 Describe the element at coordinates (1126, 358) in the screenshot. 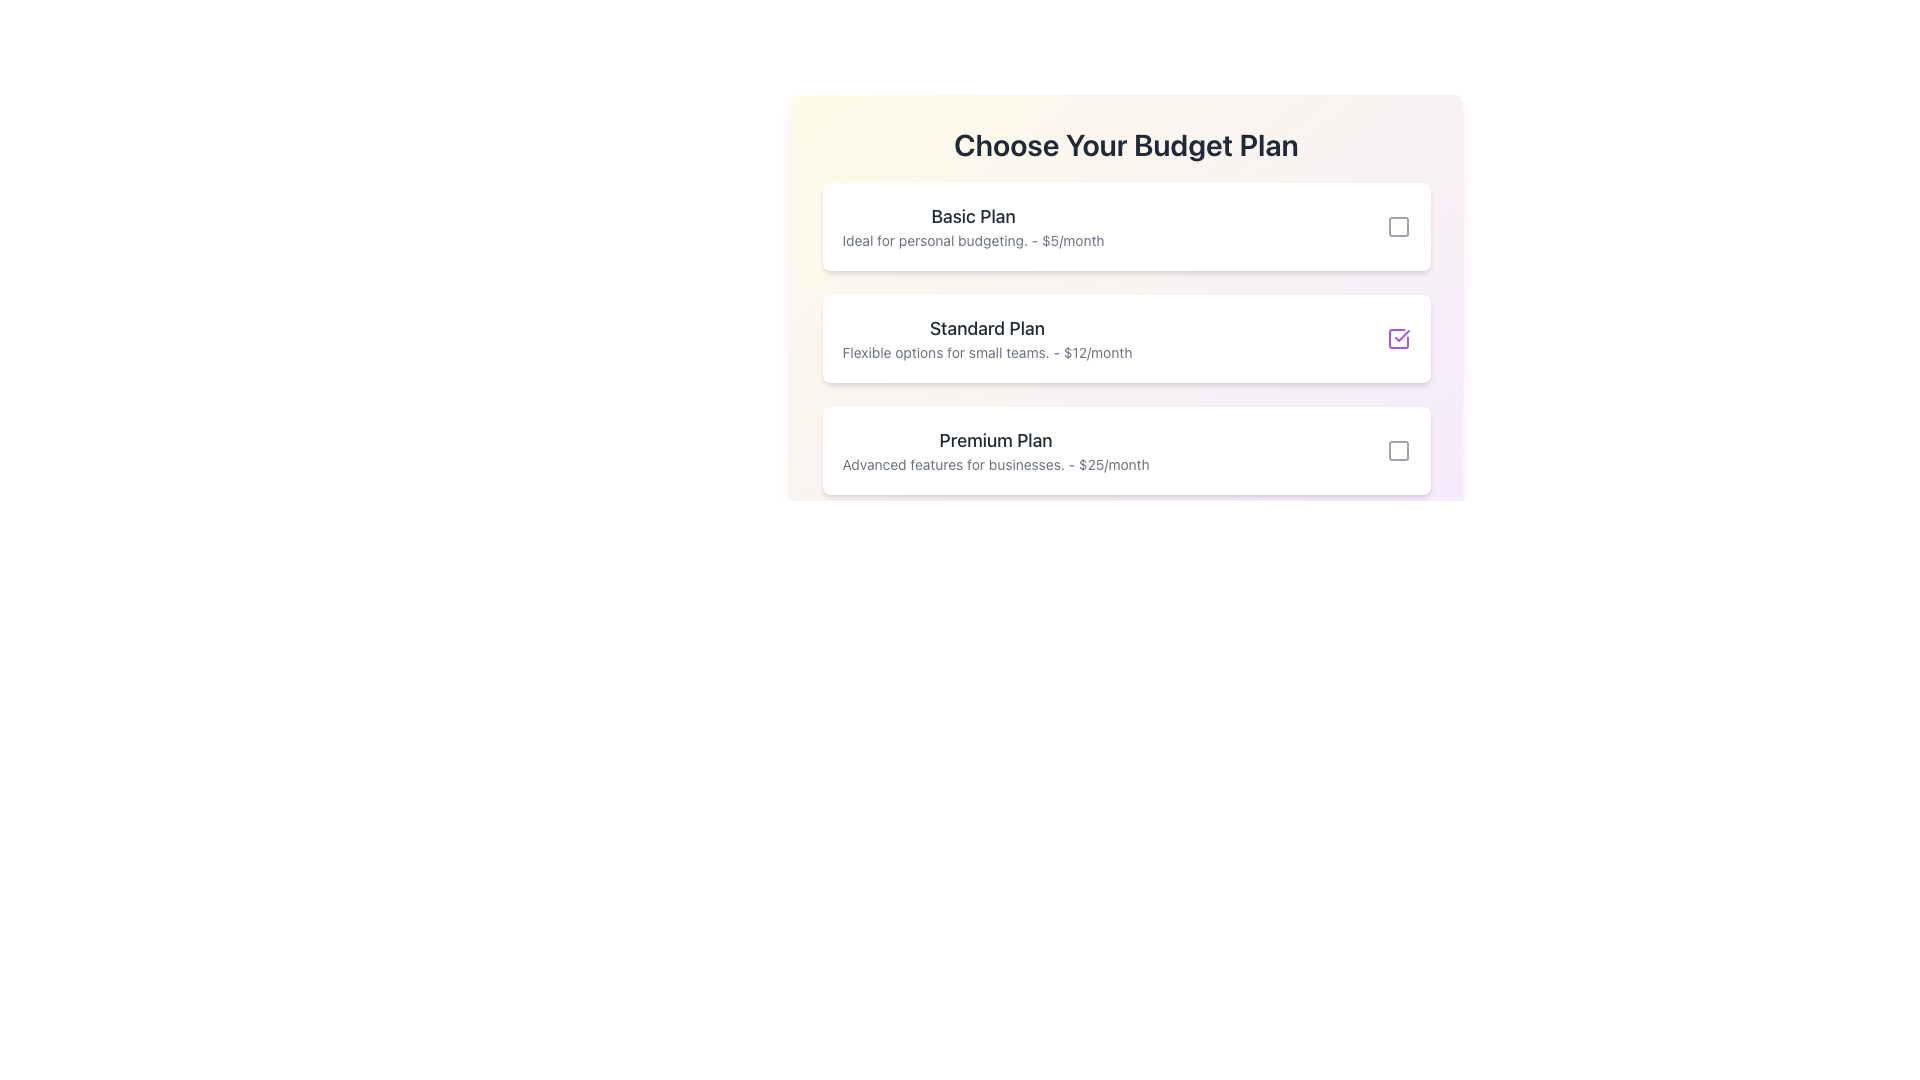

I see `the selectable list item titled 'Standard Plan'` at that location.